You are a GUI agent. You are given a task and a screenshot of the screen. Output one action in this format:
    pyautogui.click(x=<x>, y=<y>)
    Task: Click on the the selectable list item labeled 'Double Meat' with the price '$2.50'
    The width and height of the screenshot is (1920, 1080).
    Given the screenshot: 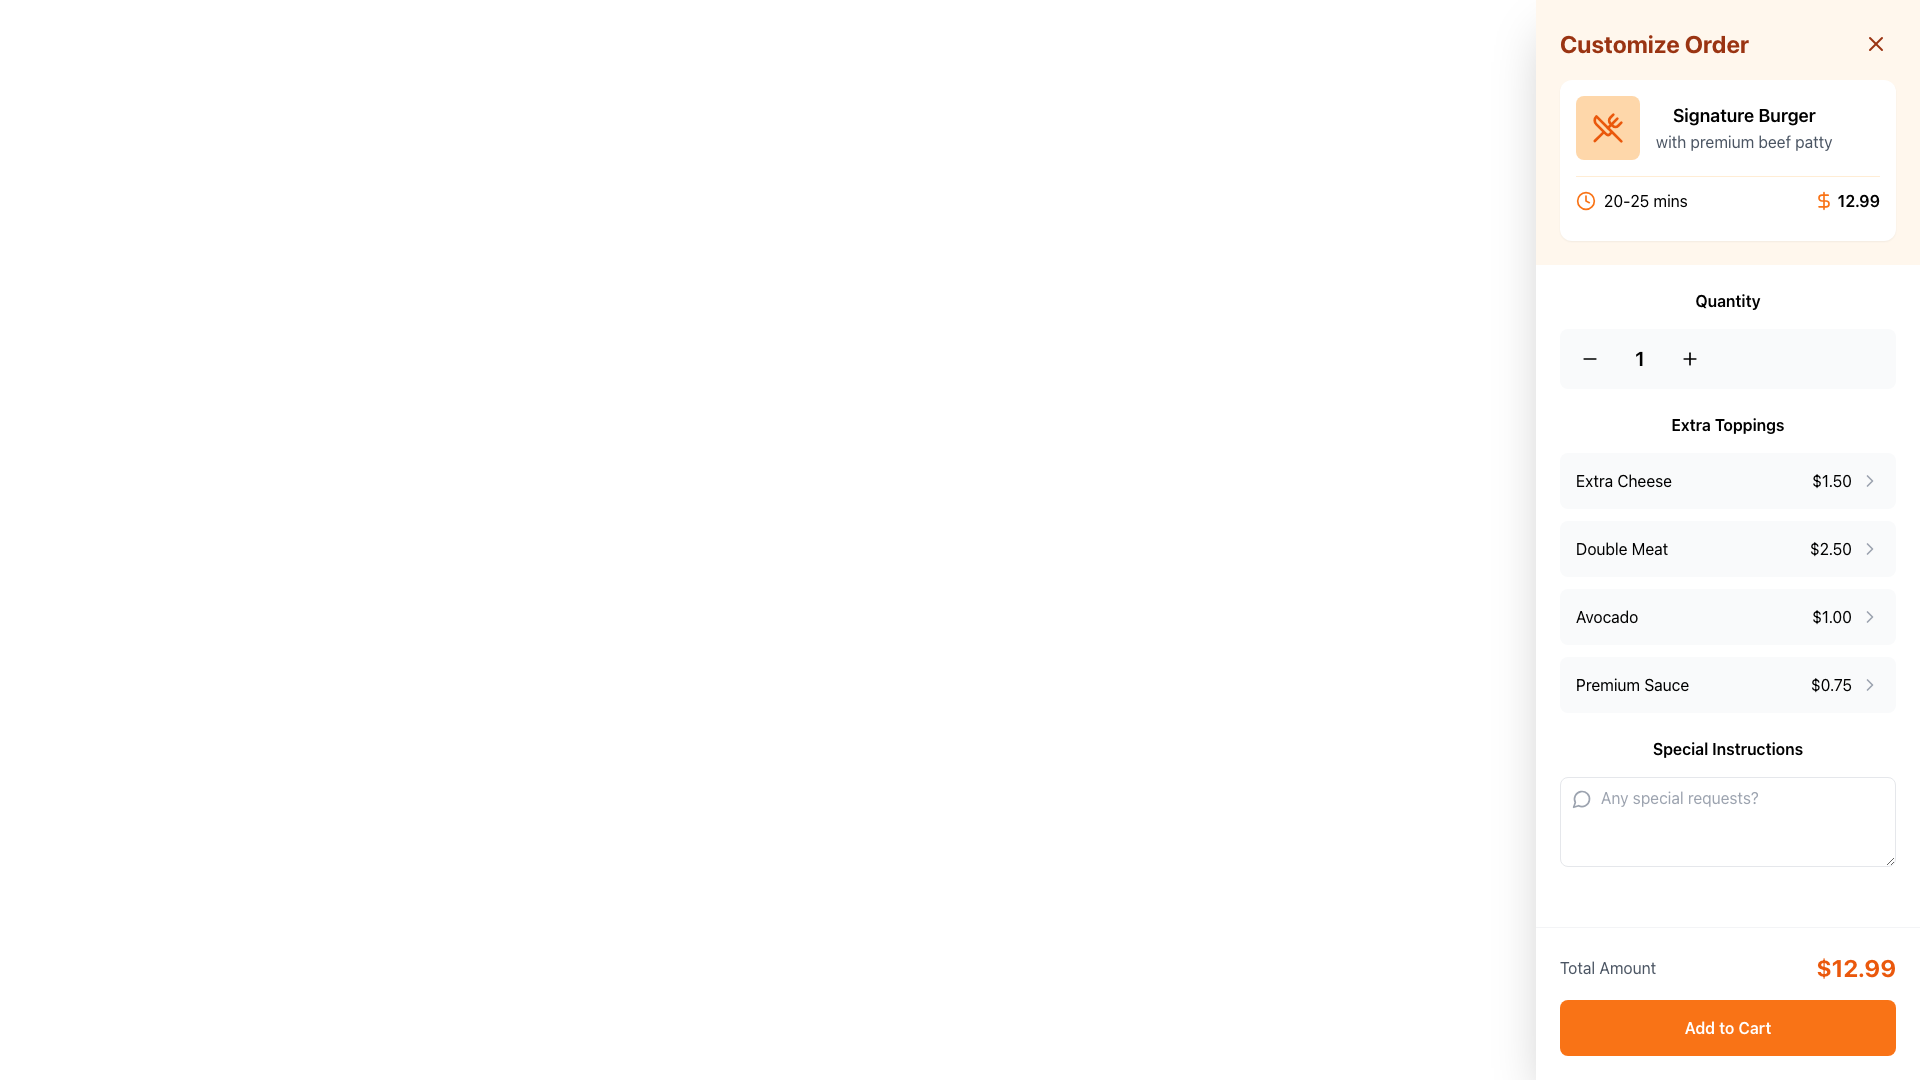 What is the action you would take?
    pyautogui.click(x=1727, y=563)
    